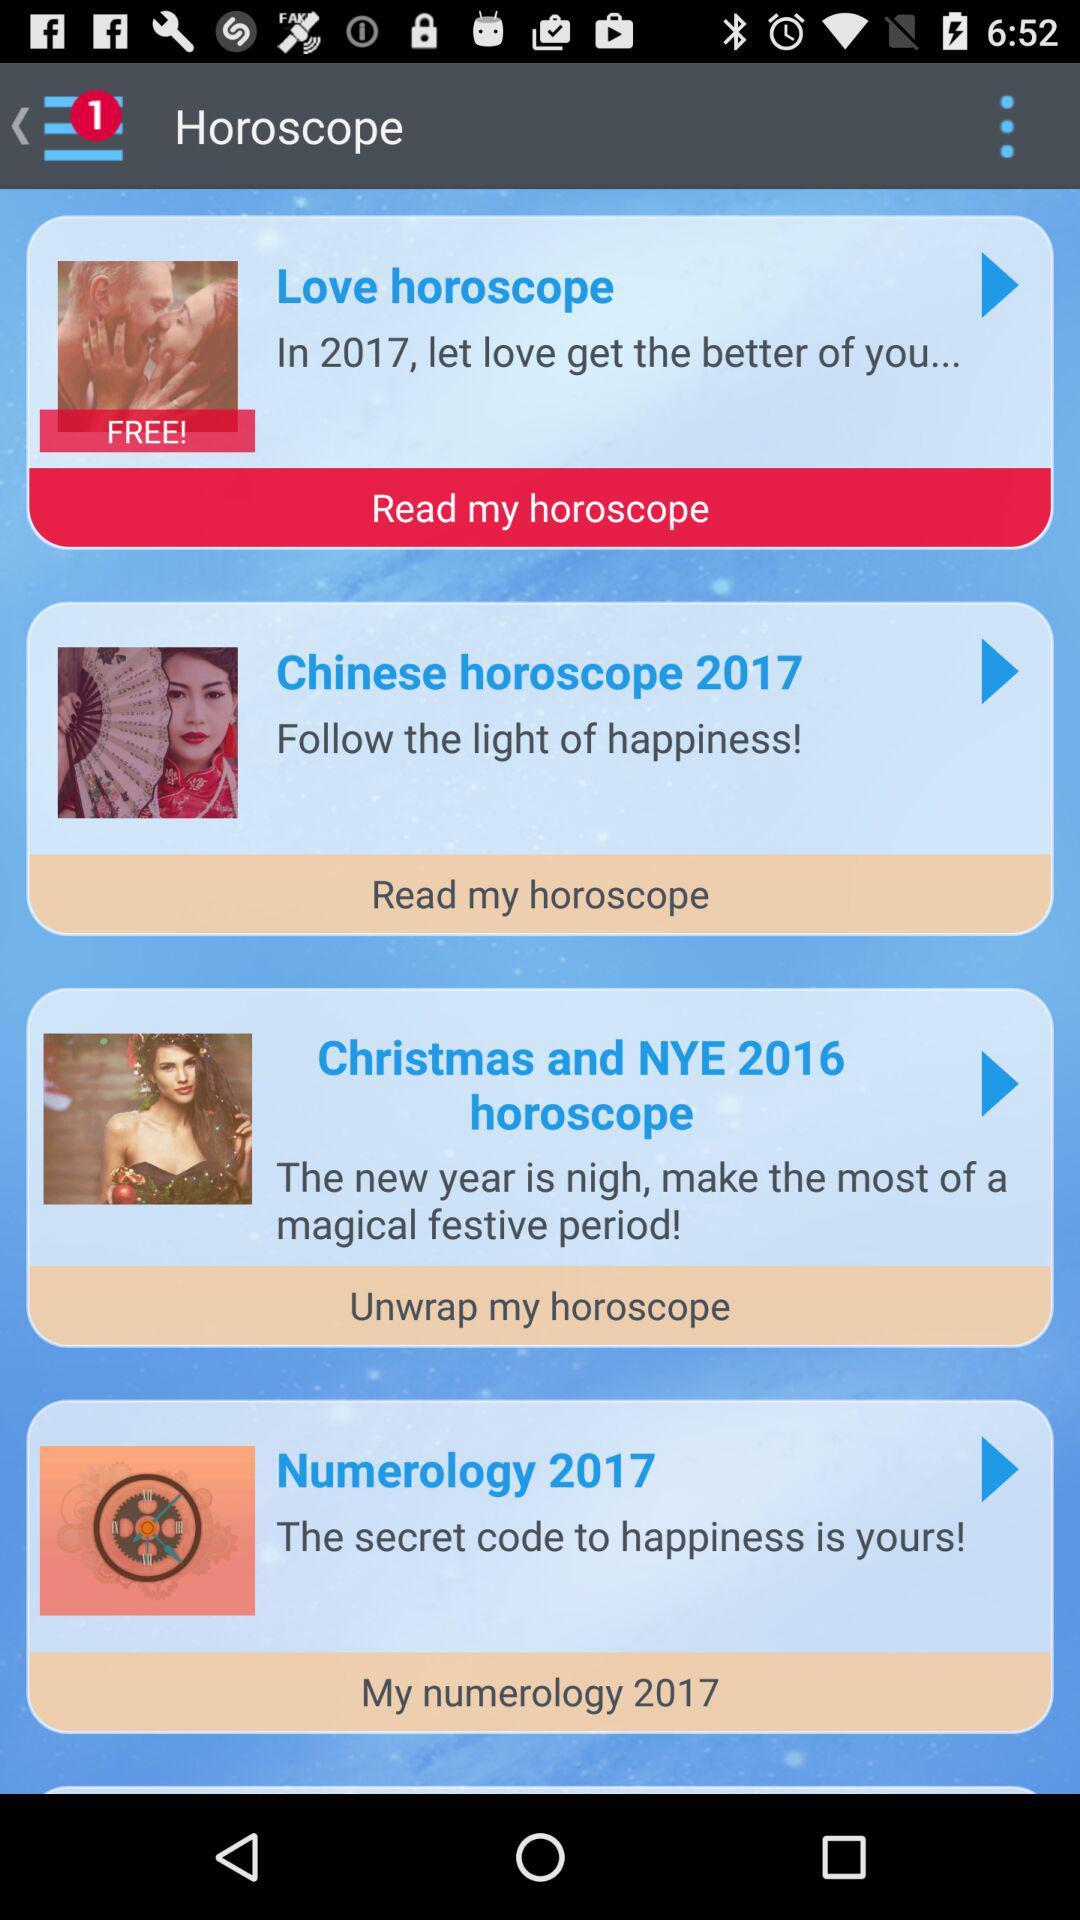  What do you see at coordinates (444, 283) in the screenshot?
I see `the love horoscope app` at bounding box center [444, 283].